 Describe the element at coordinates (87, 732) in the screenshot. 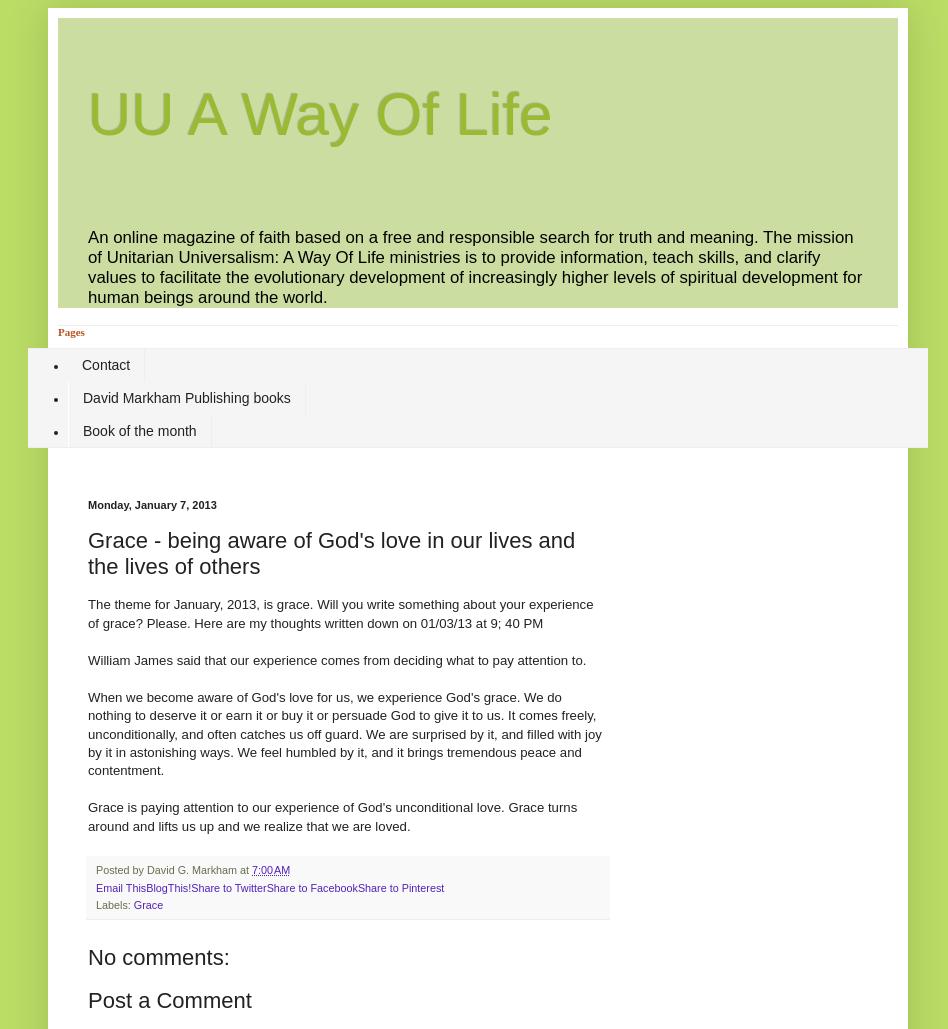

I see `'When we become aware of God's love for us, we experience God's grace. We do nothing to deserve it or earn it or buy it or persuade God to give it to us. It comes freely, unconditionally, and often catches us off guard. We are surprised by it, and filled with joy by it in astonishing ways. We feel humbled by it, and it brings tremendous peace and contentment.'` at that location.